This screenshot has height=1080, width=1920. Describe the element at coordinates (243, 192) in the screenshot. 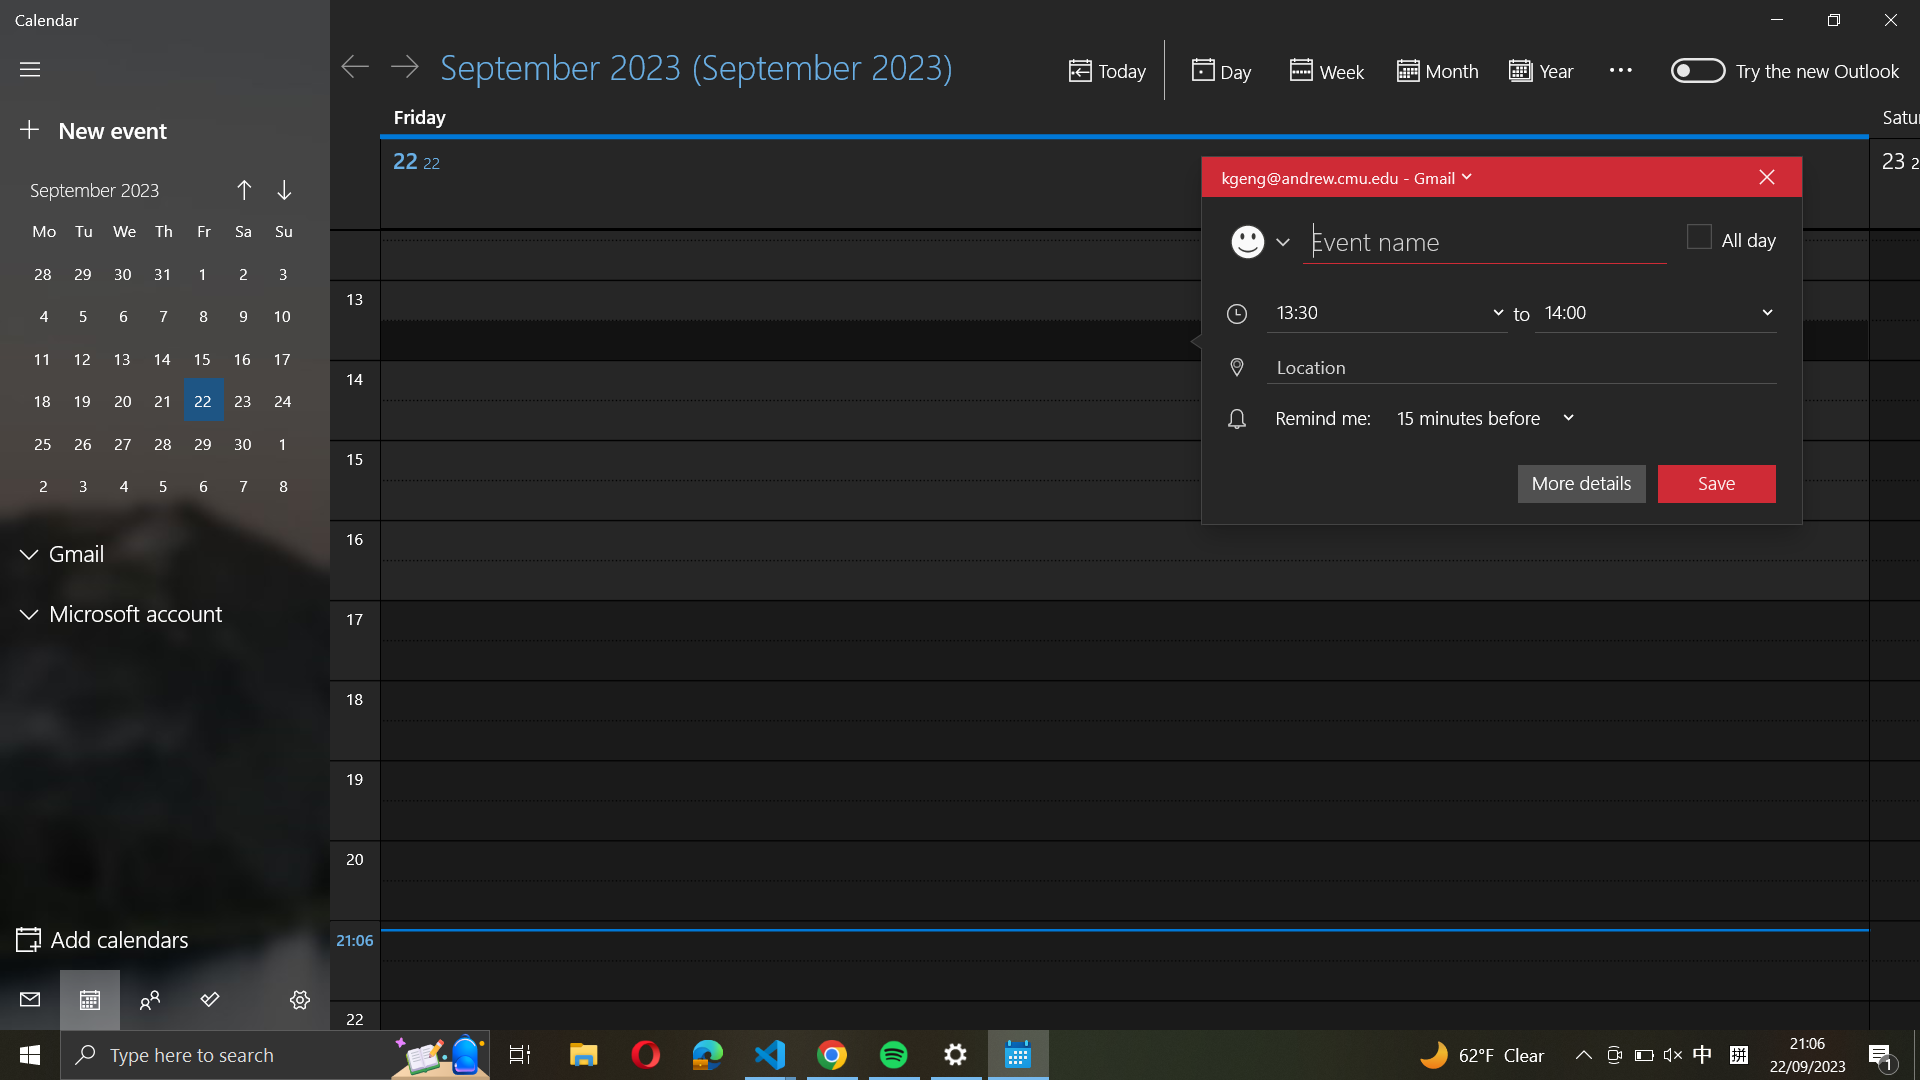

I see `Shift to the last month on your calendar view` at that location.